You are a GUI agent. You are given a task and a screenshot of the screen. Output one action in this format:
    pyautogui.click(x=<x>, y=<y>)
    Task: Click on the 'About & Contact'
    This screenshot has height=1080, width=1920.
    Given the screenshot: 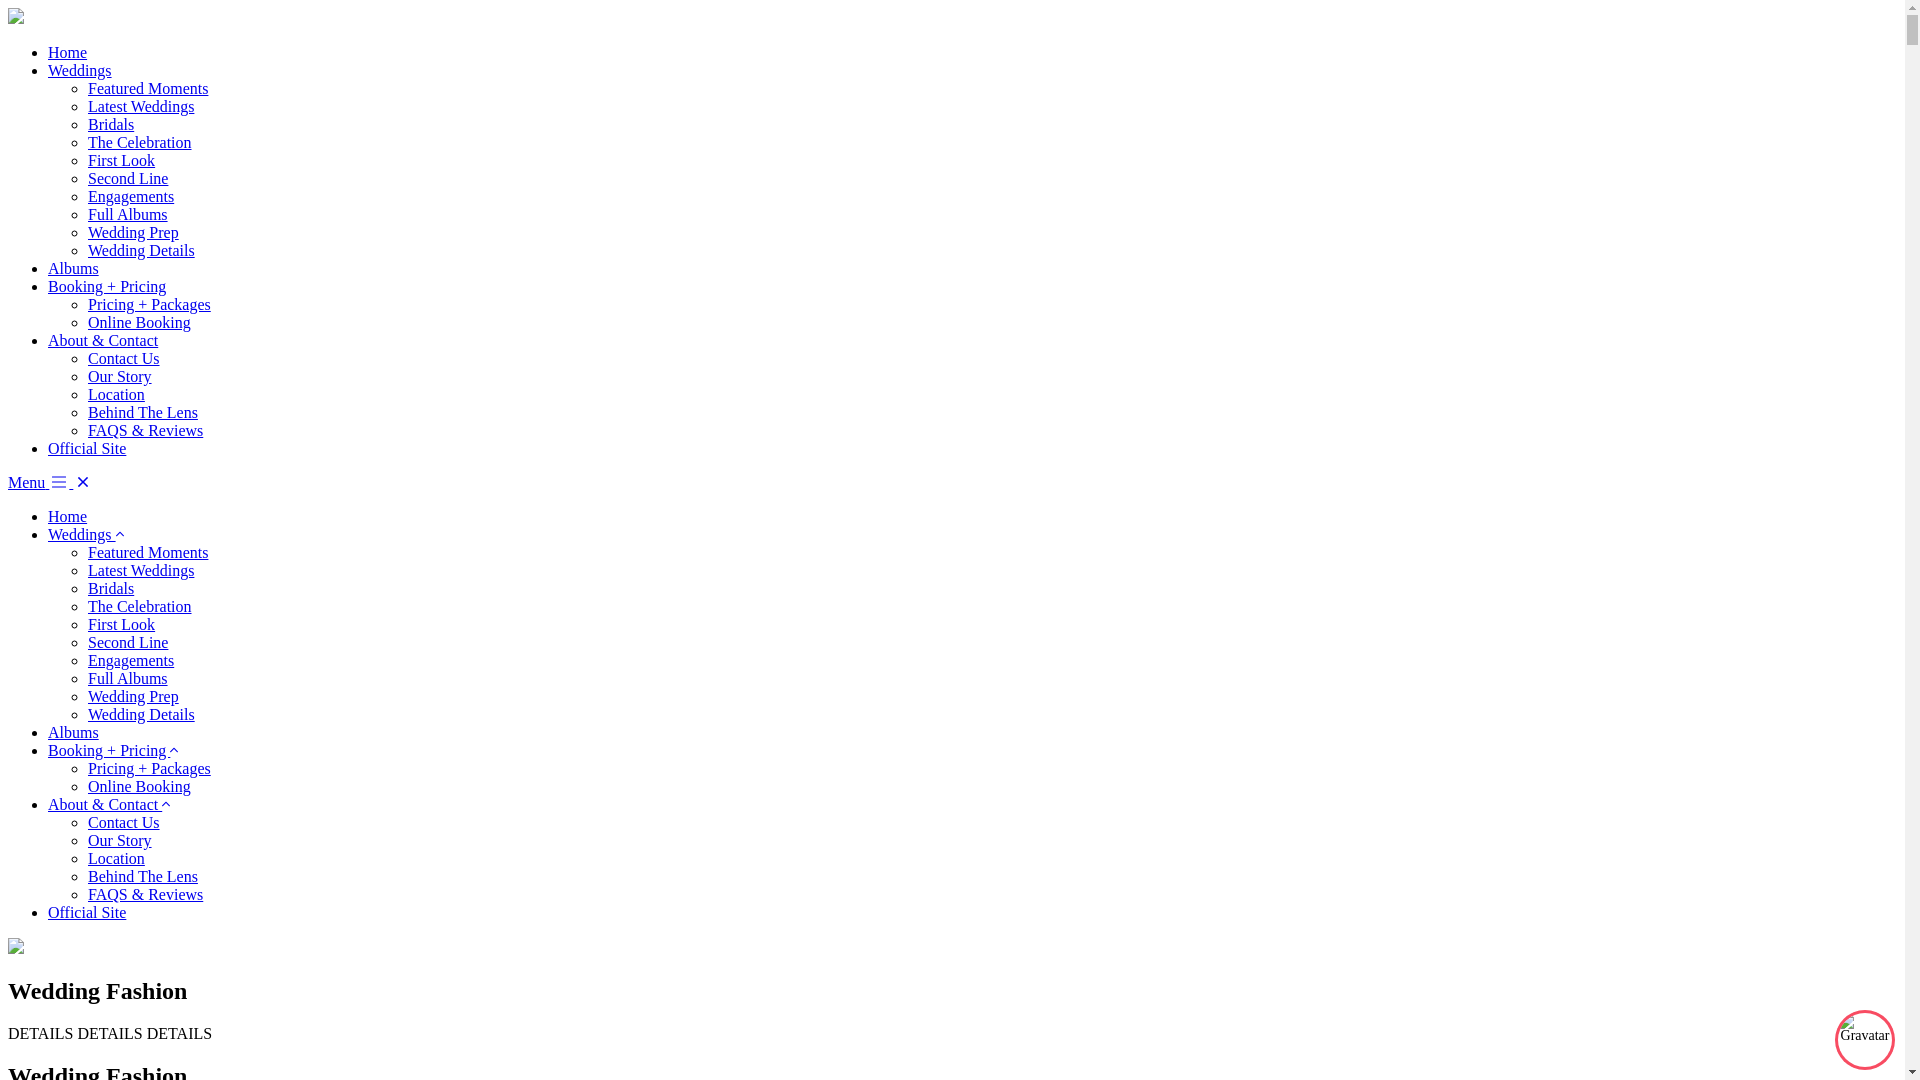 What is the action you would take?
    pyautogui.click(x=101, y=339)
    